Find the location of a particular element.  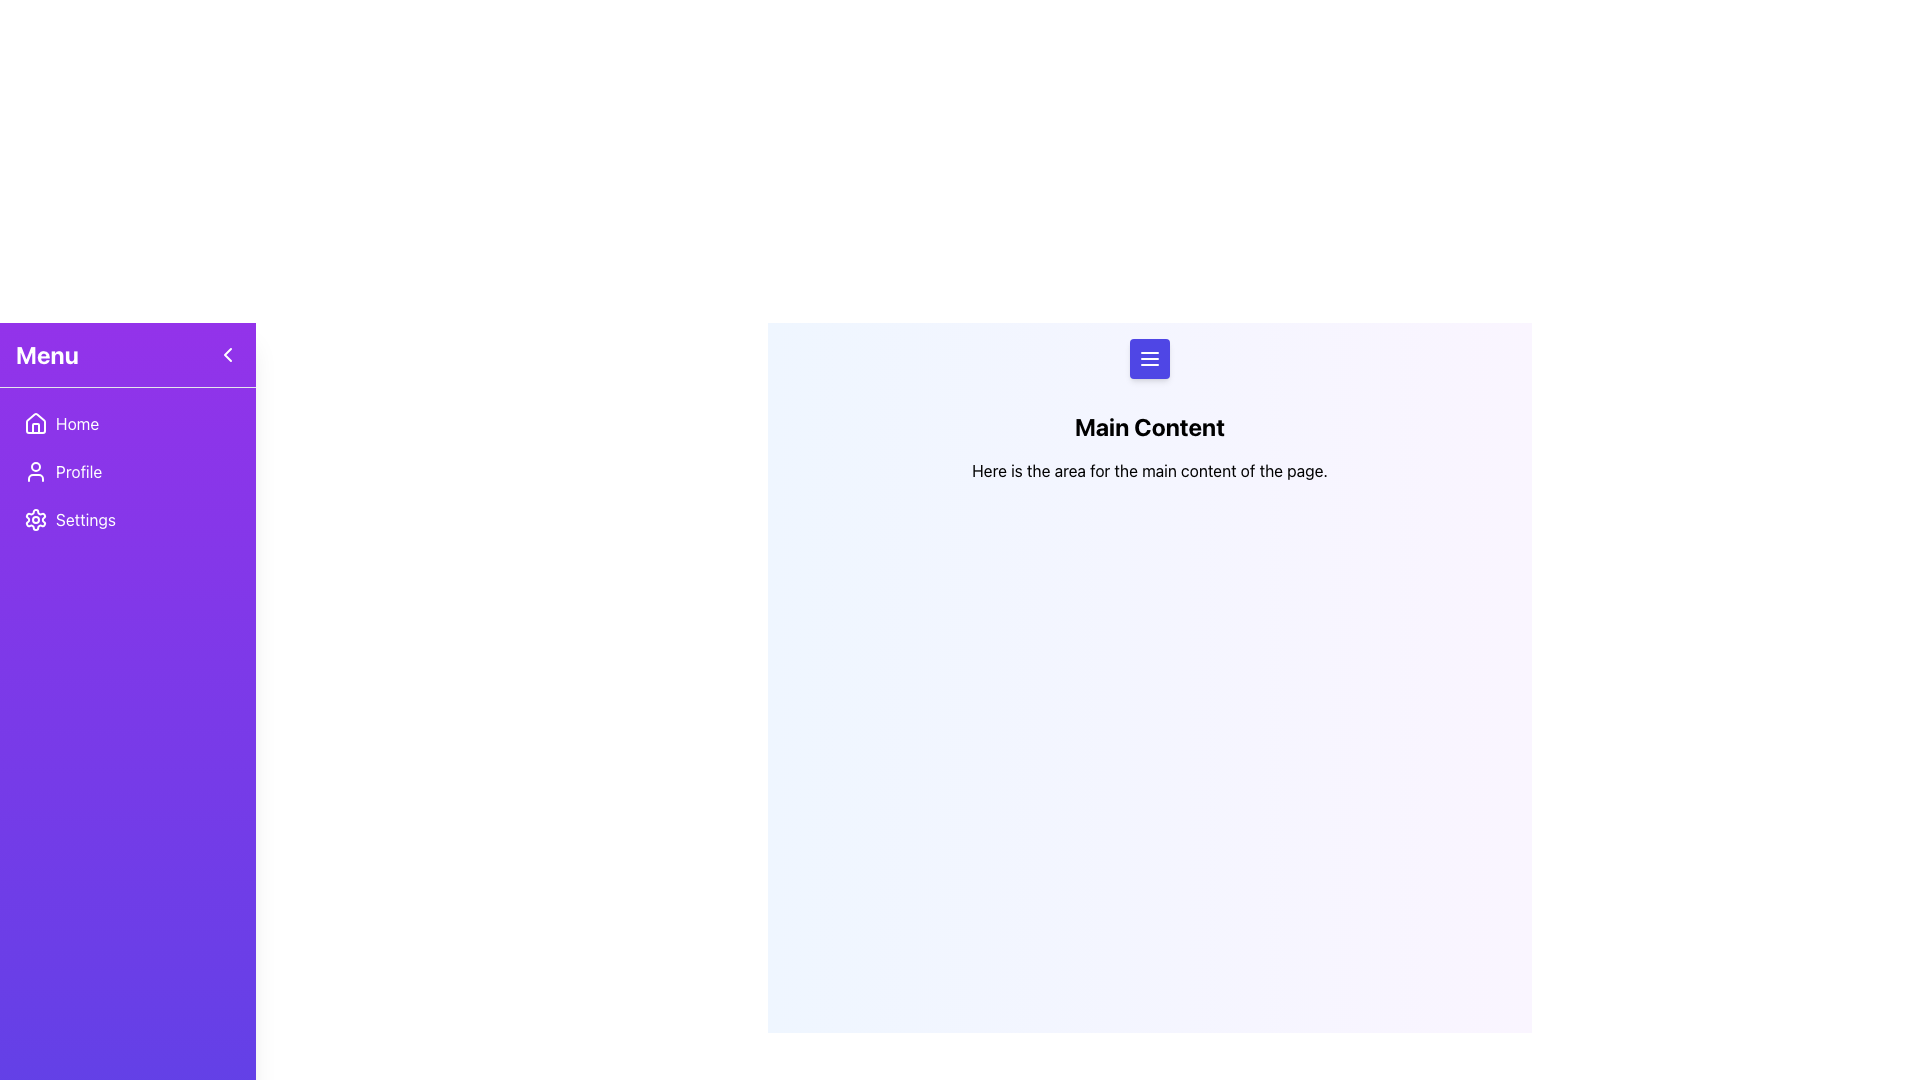

the third item in the vertical navigation menu, which is a text label for navigating to the settings page, located to the right of a gear icon is located at coordinates (85, 519).